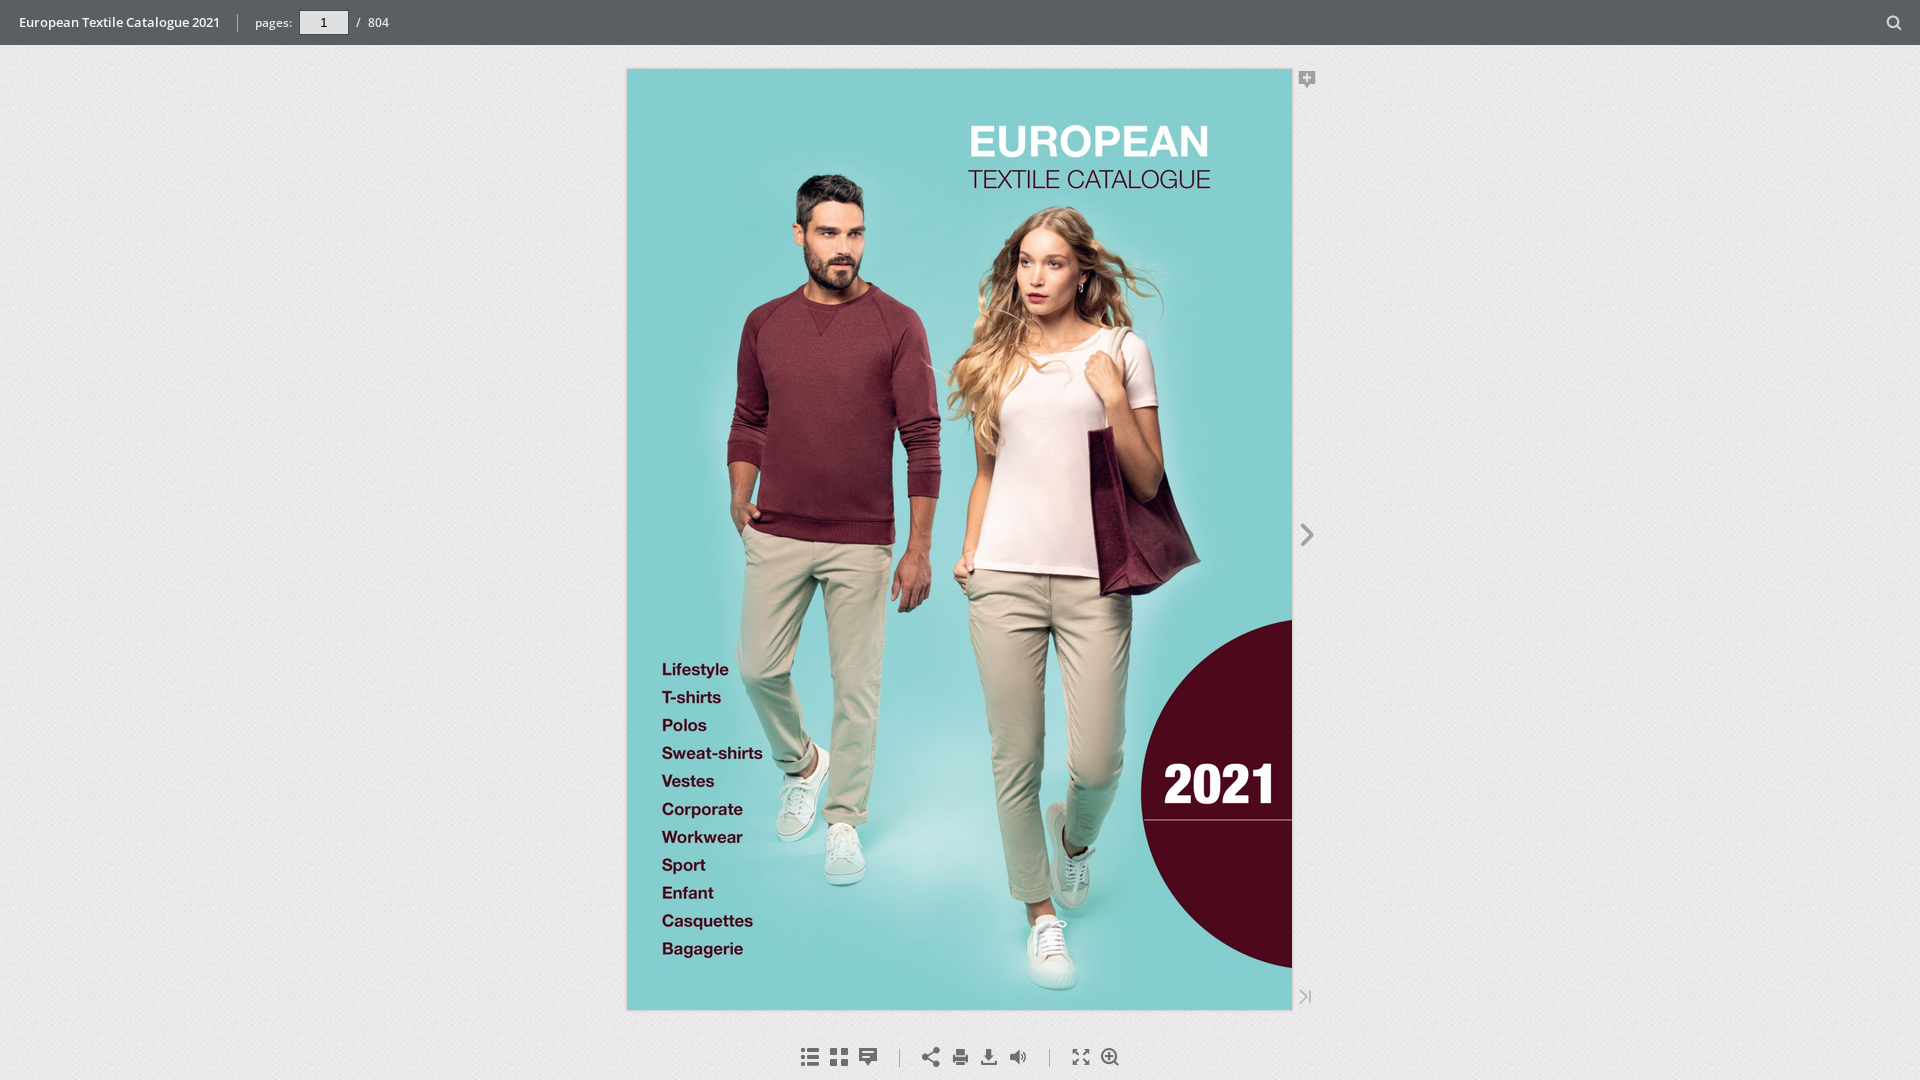  I want to click on 'Share', so click(929, 1056).